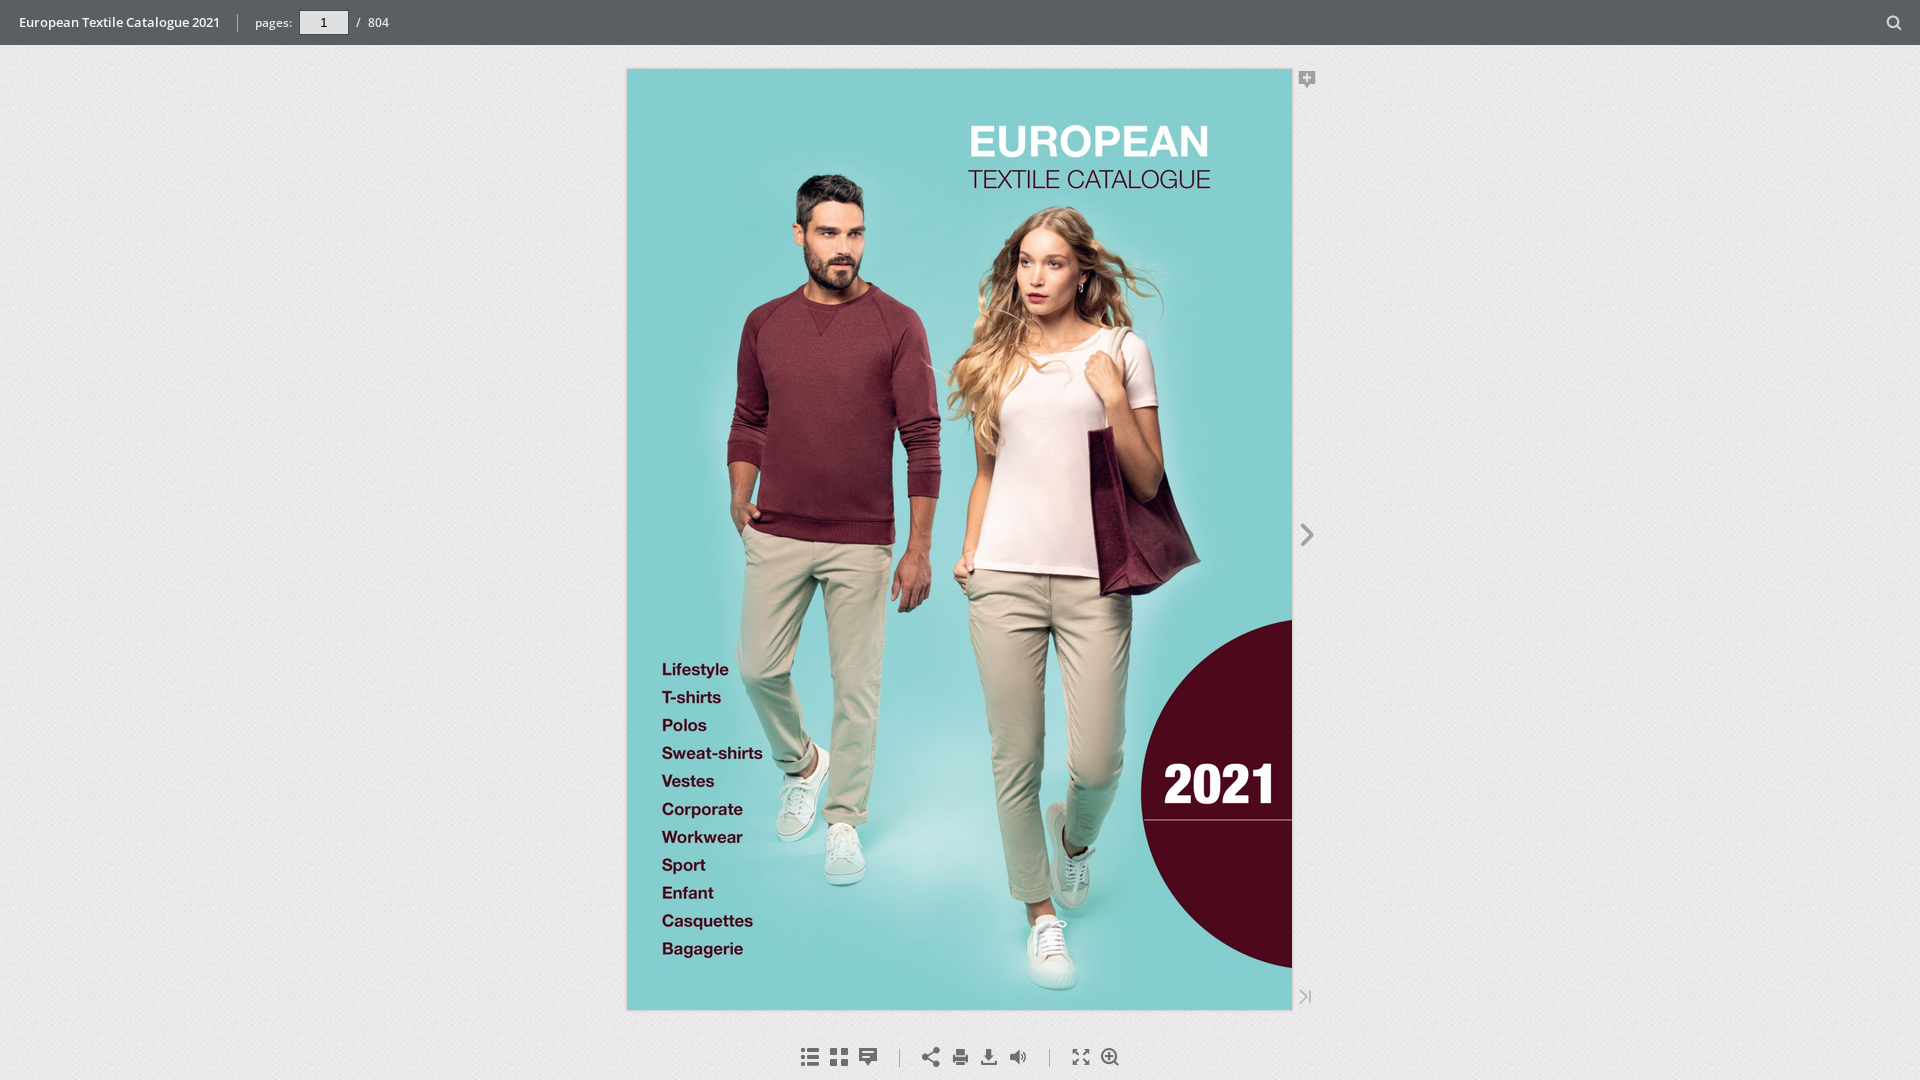  I want to click on 'Share', so click(929, 1056).